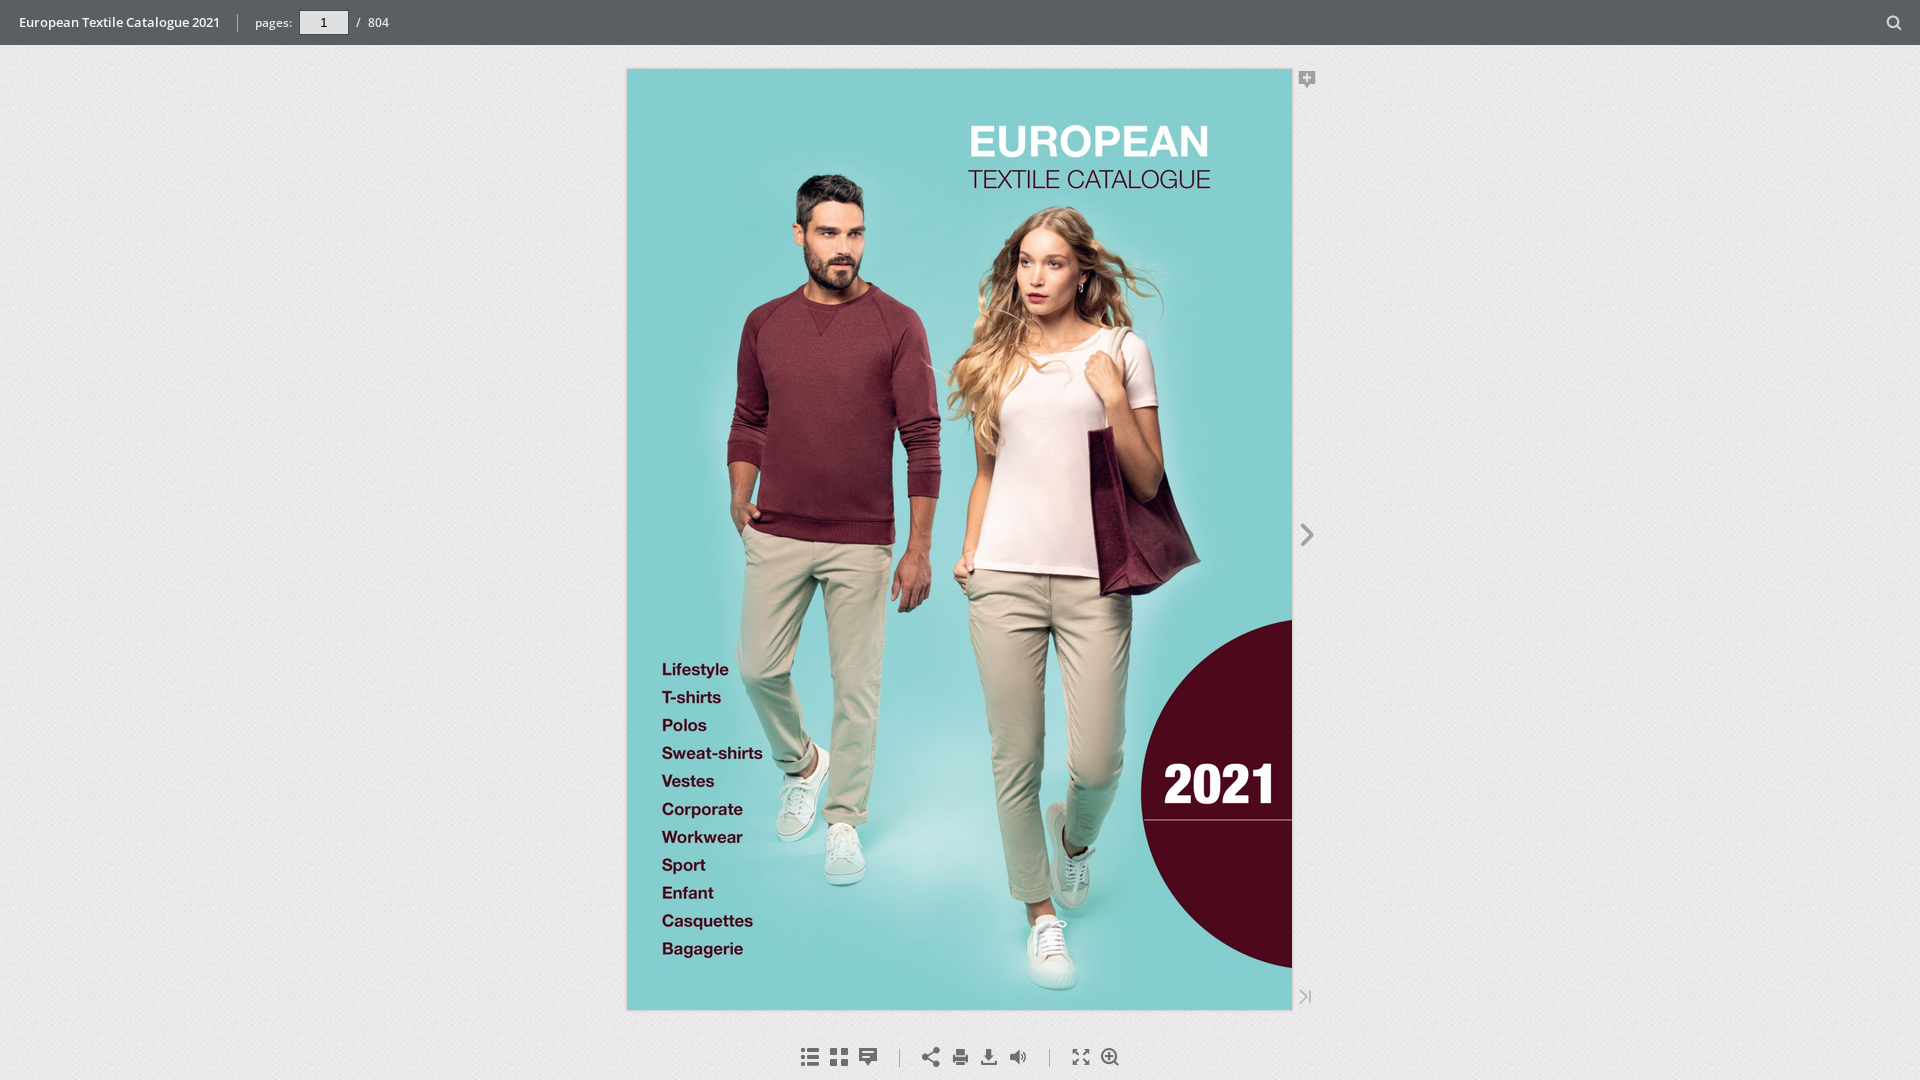  I want to click on 'Share', so click(929, 1056).